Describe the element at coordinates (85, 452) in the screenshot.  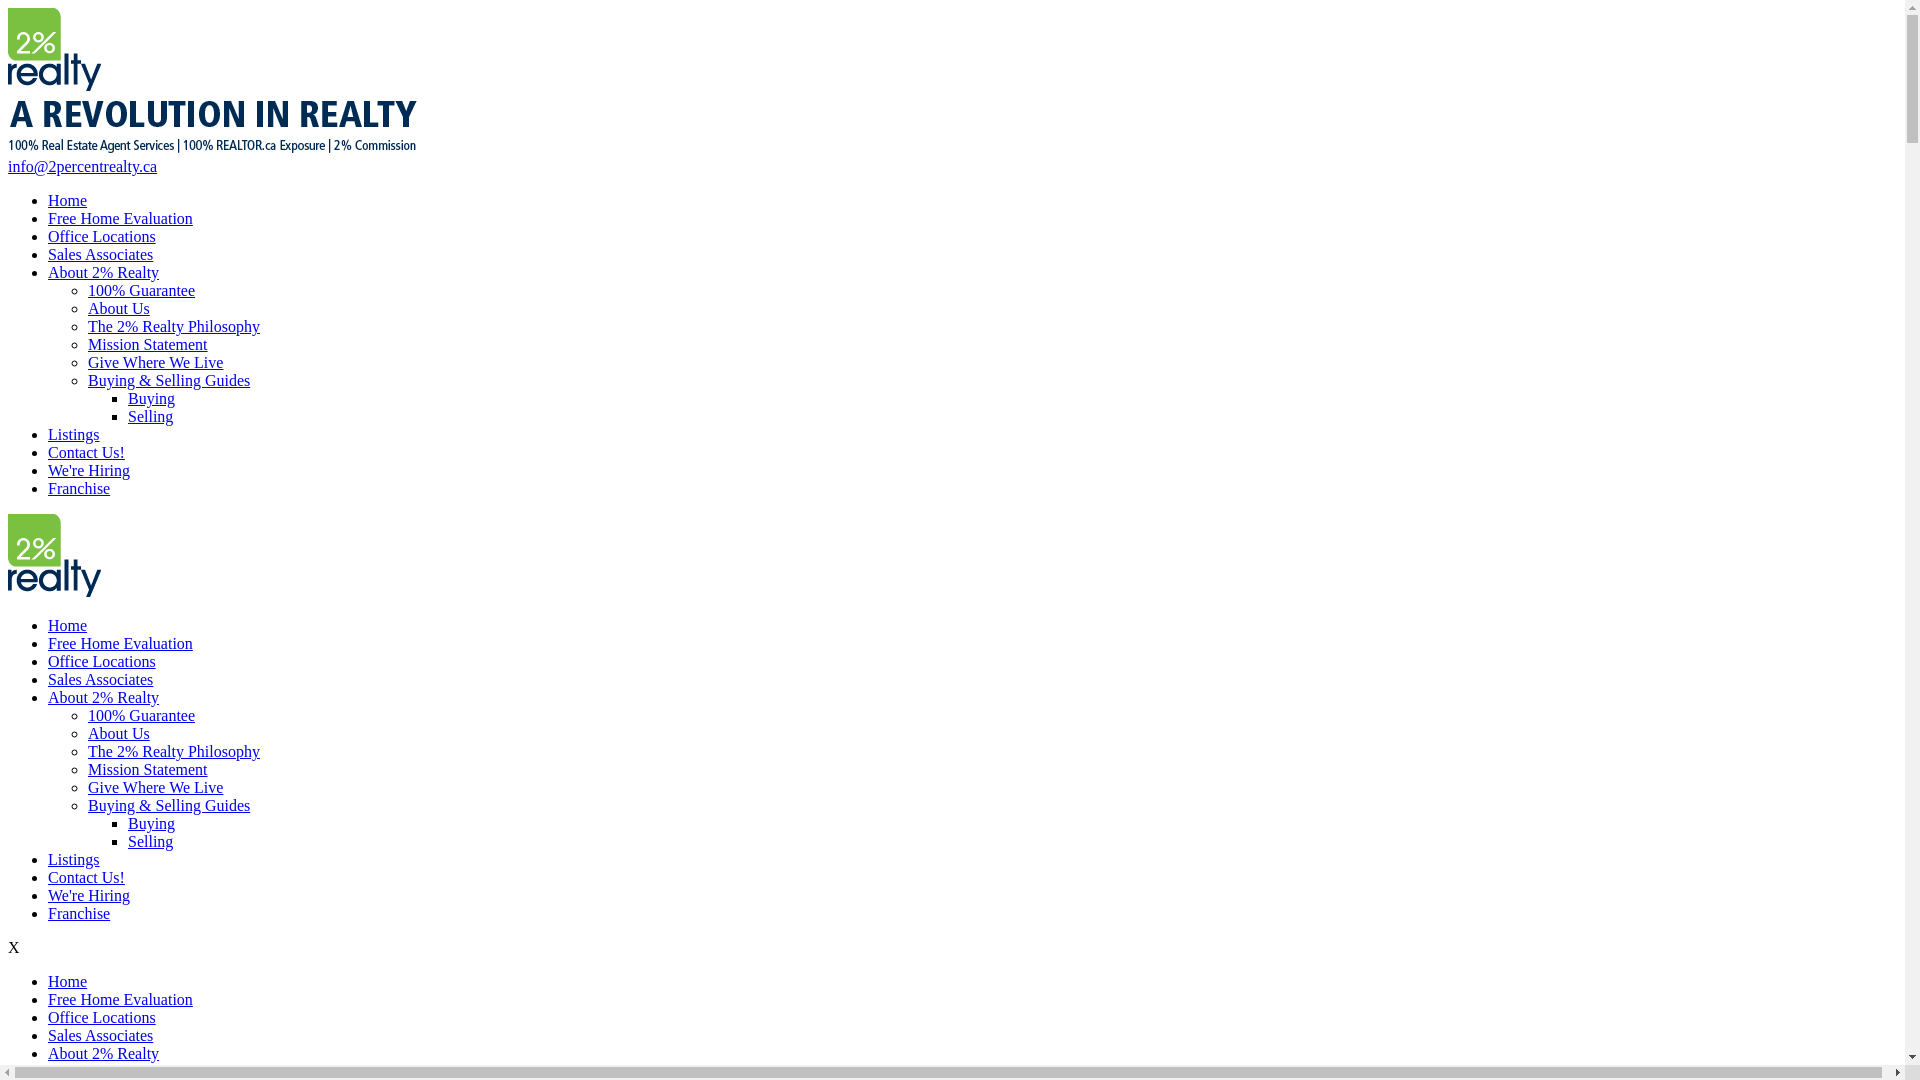
I see `'Contact Us!'` at that location.